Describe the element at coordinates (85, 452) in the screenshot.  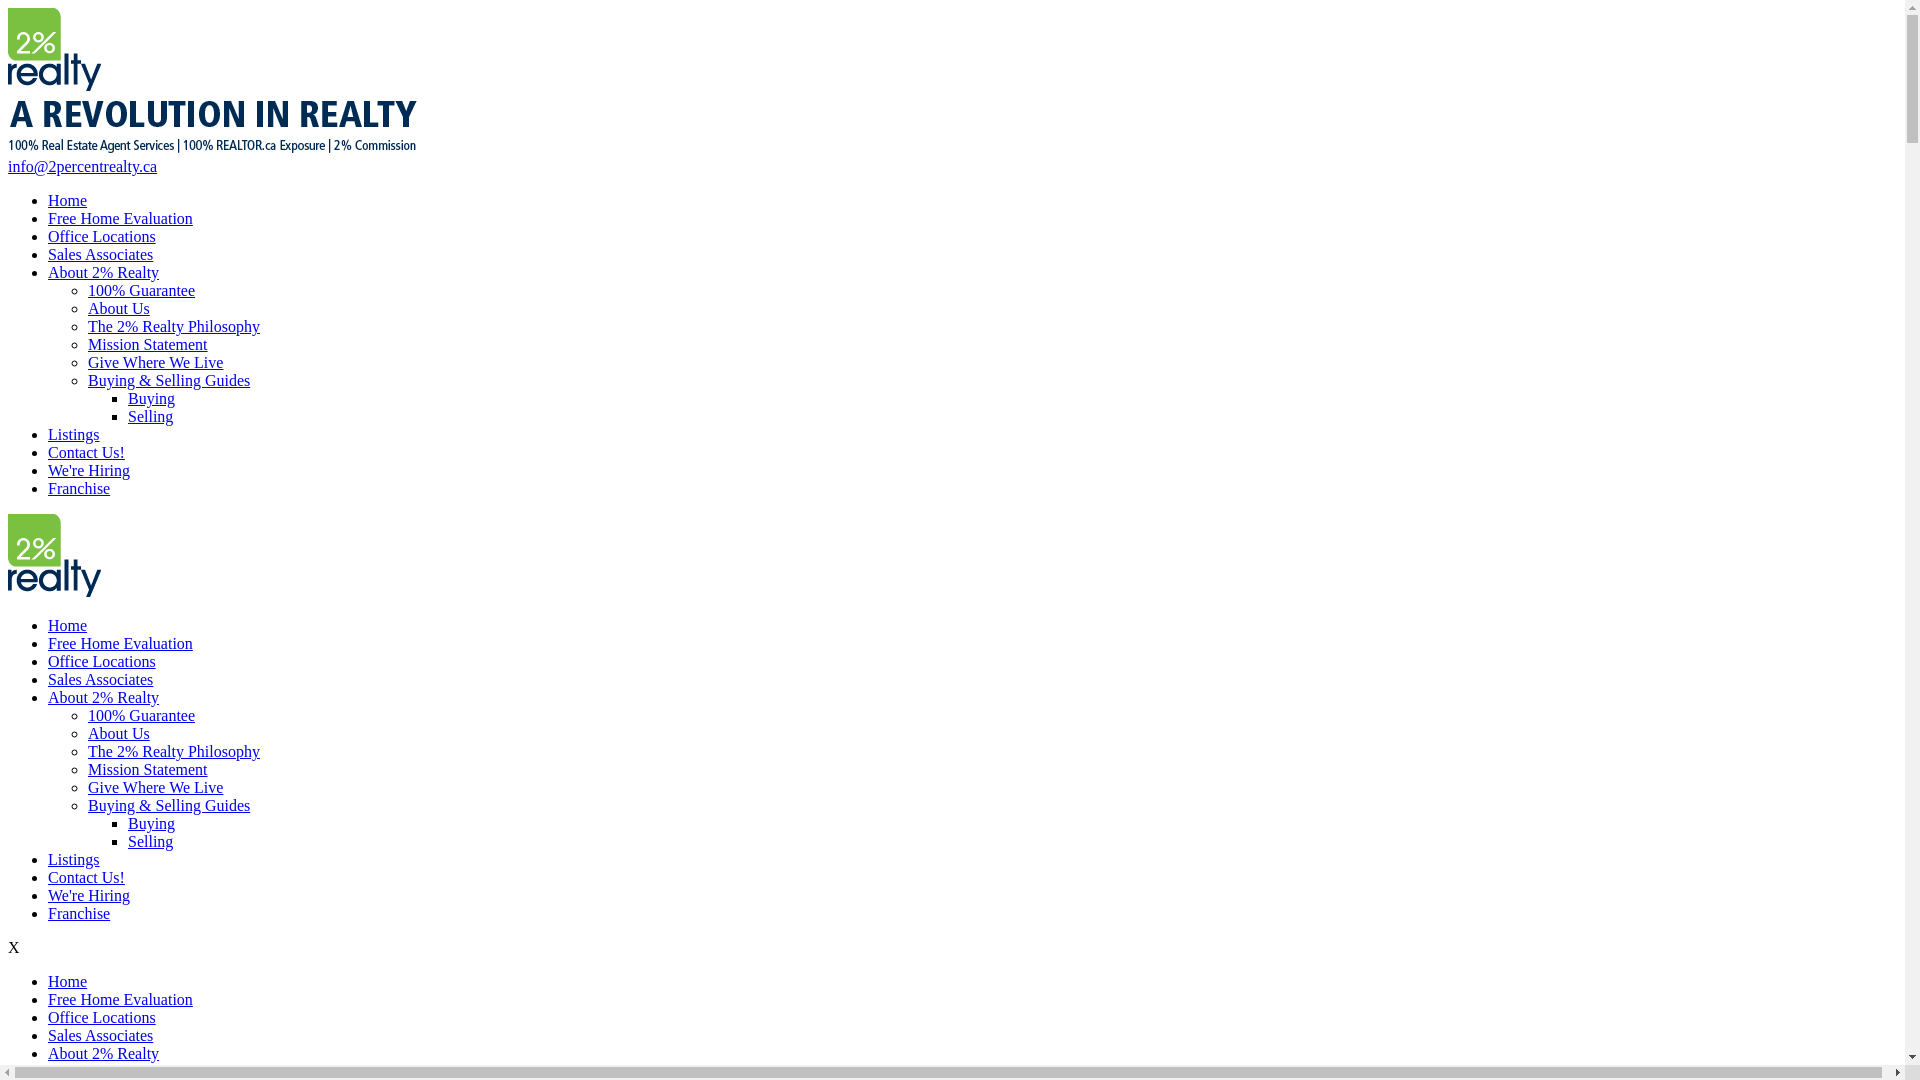
I see `'Contact Us!'` at that location.